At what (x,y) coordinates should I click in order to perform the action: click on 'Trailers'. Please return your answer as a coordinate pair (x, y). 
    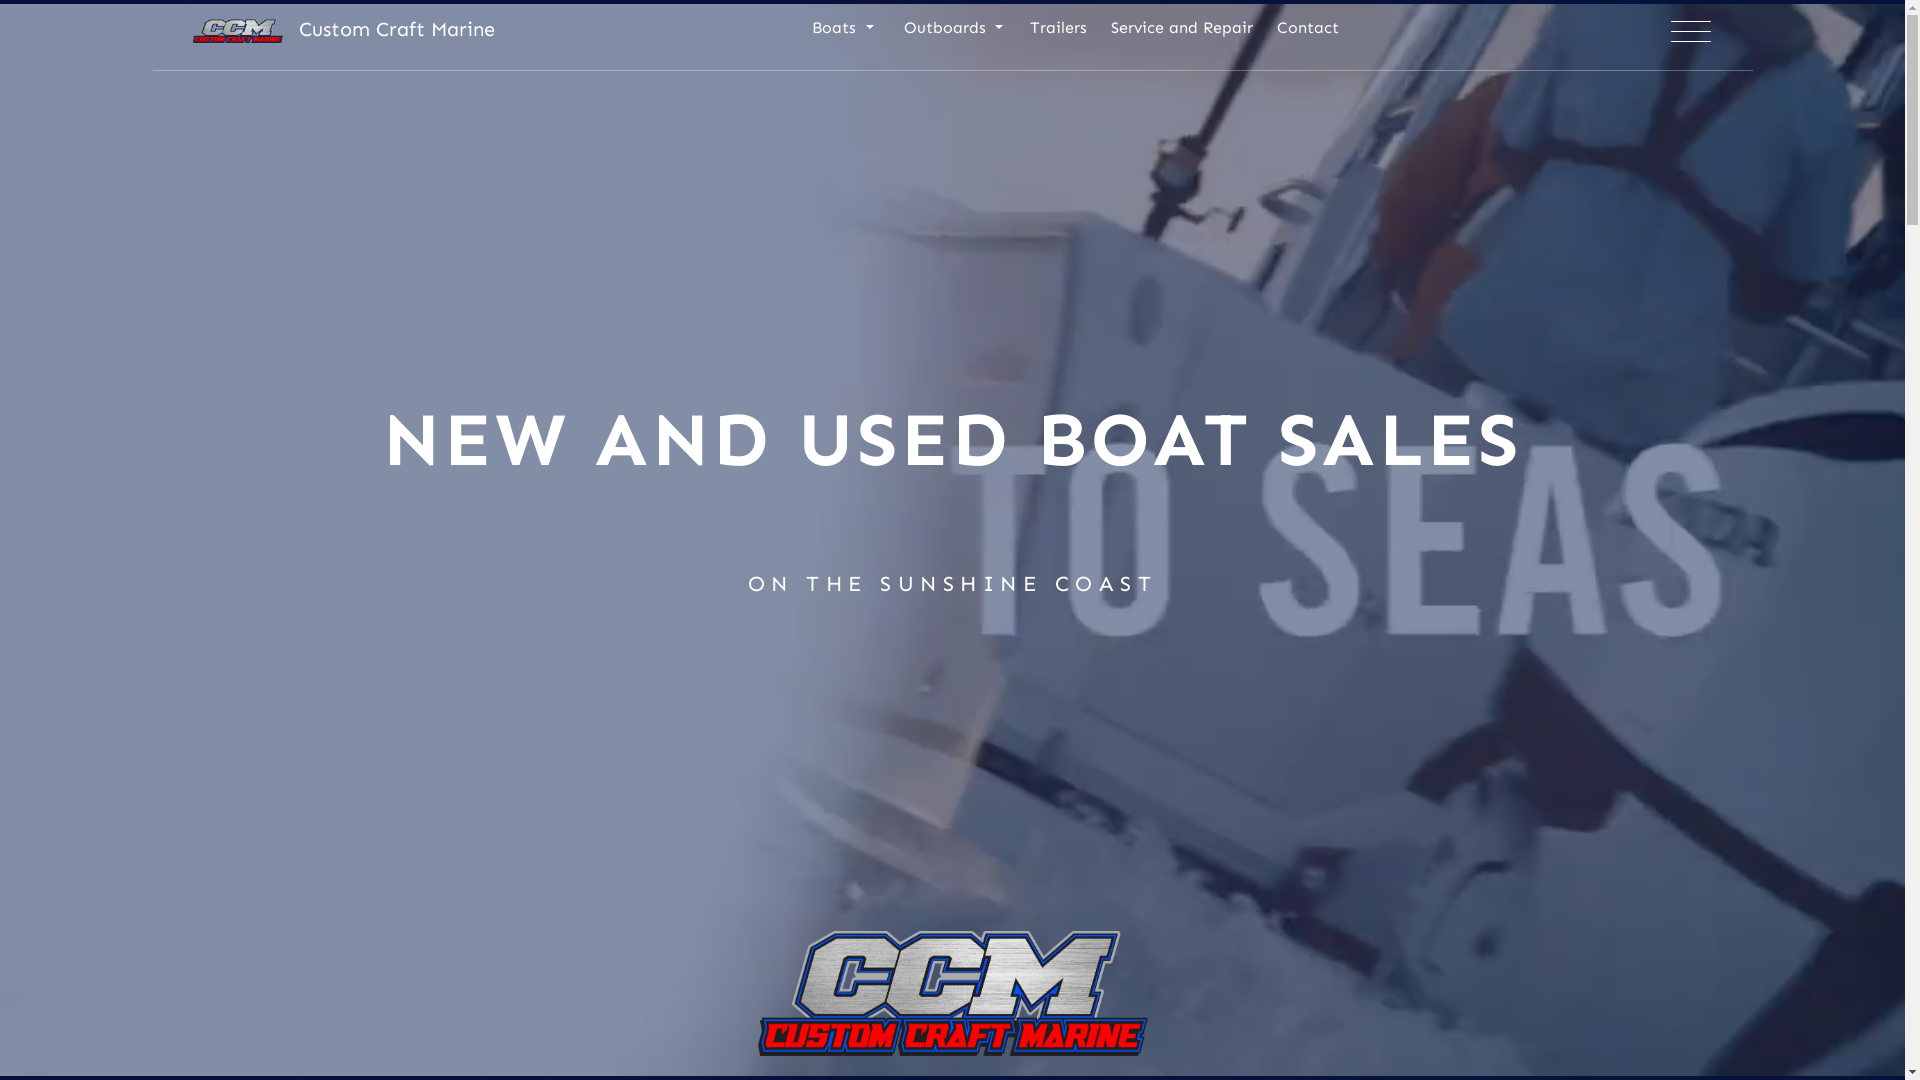
    Looking at the image, I should click on (1057, 35).